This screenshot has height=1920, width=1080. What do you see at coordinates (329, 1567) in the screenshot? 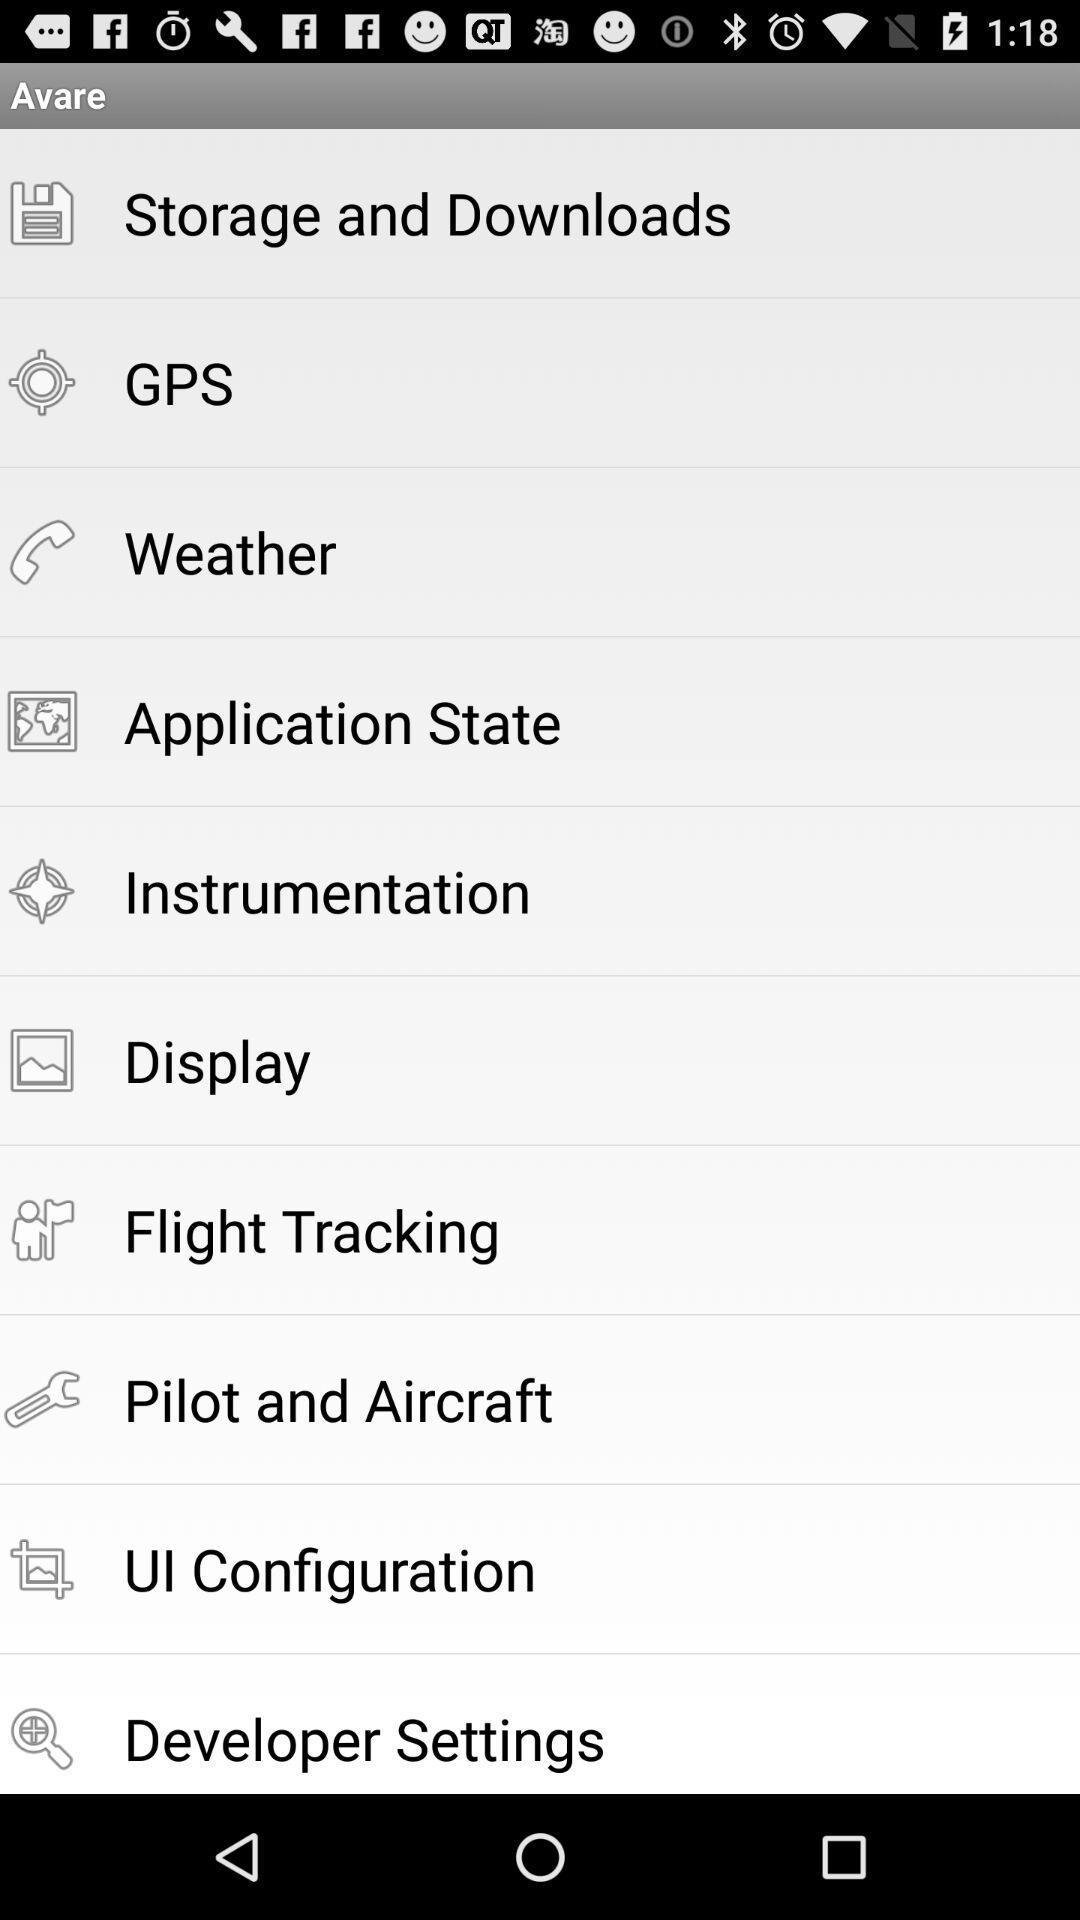
I see `item above developer settings icon` at bounding box center [329, 1567].